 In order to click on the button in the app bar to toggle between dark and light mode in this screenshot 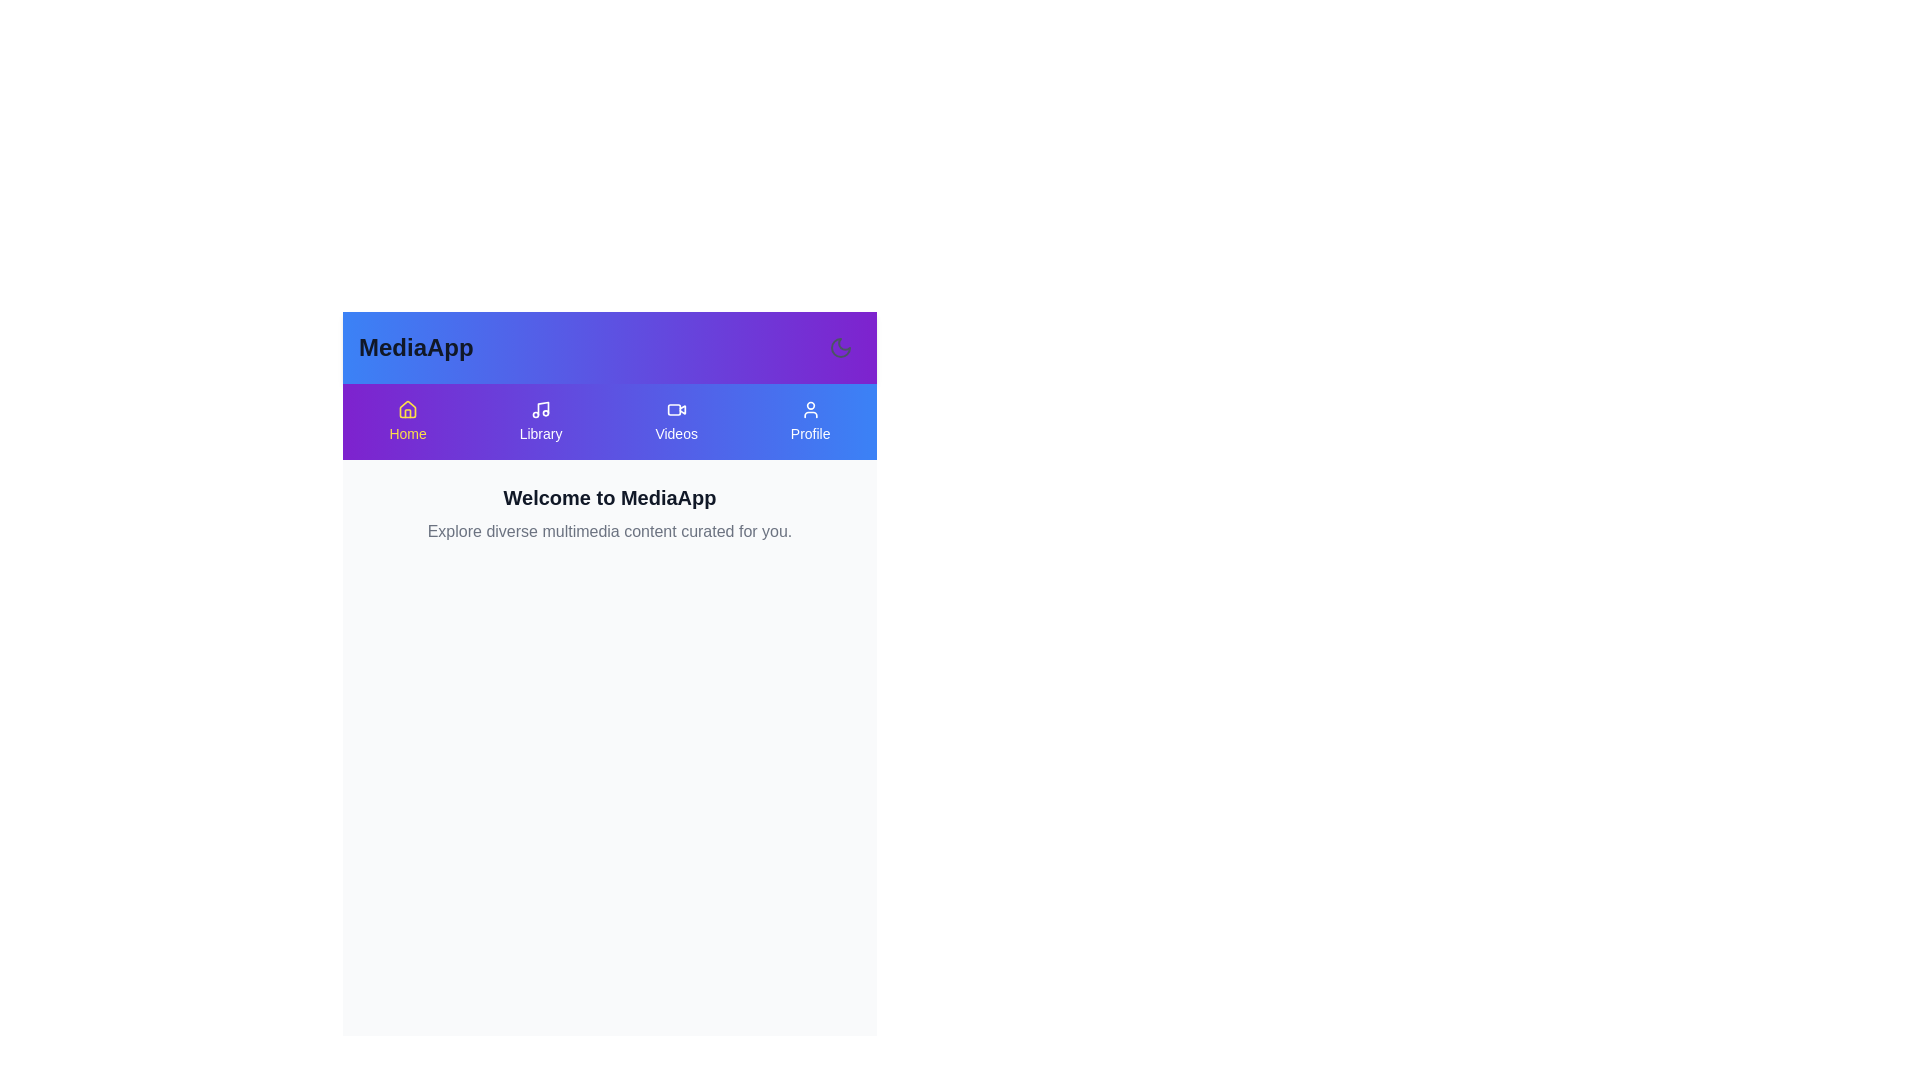, I will do `click(840, 346)`.